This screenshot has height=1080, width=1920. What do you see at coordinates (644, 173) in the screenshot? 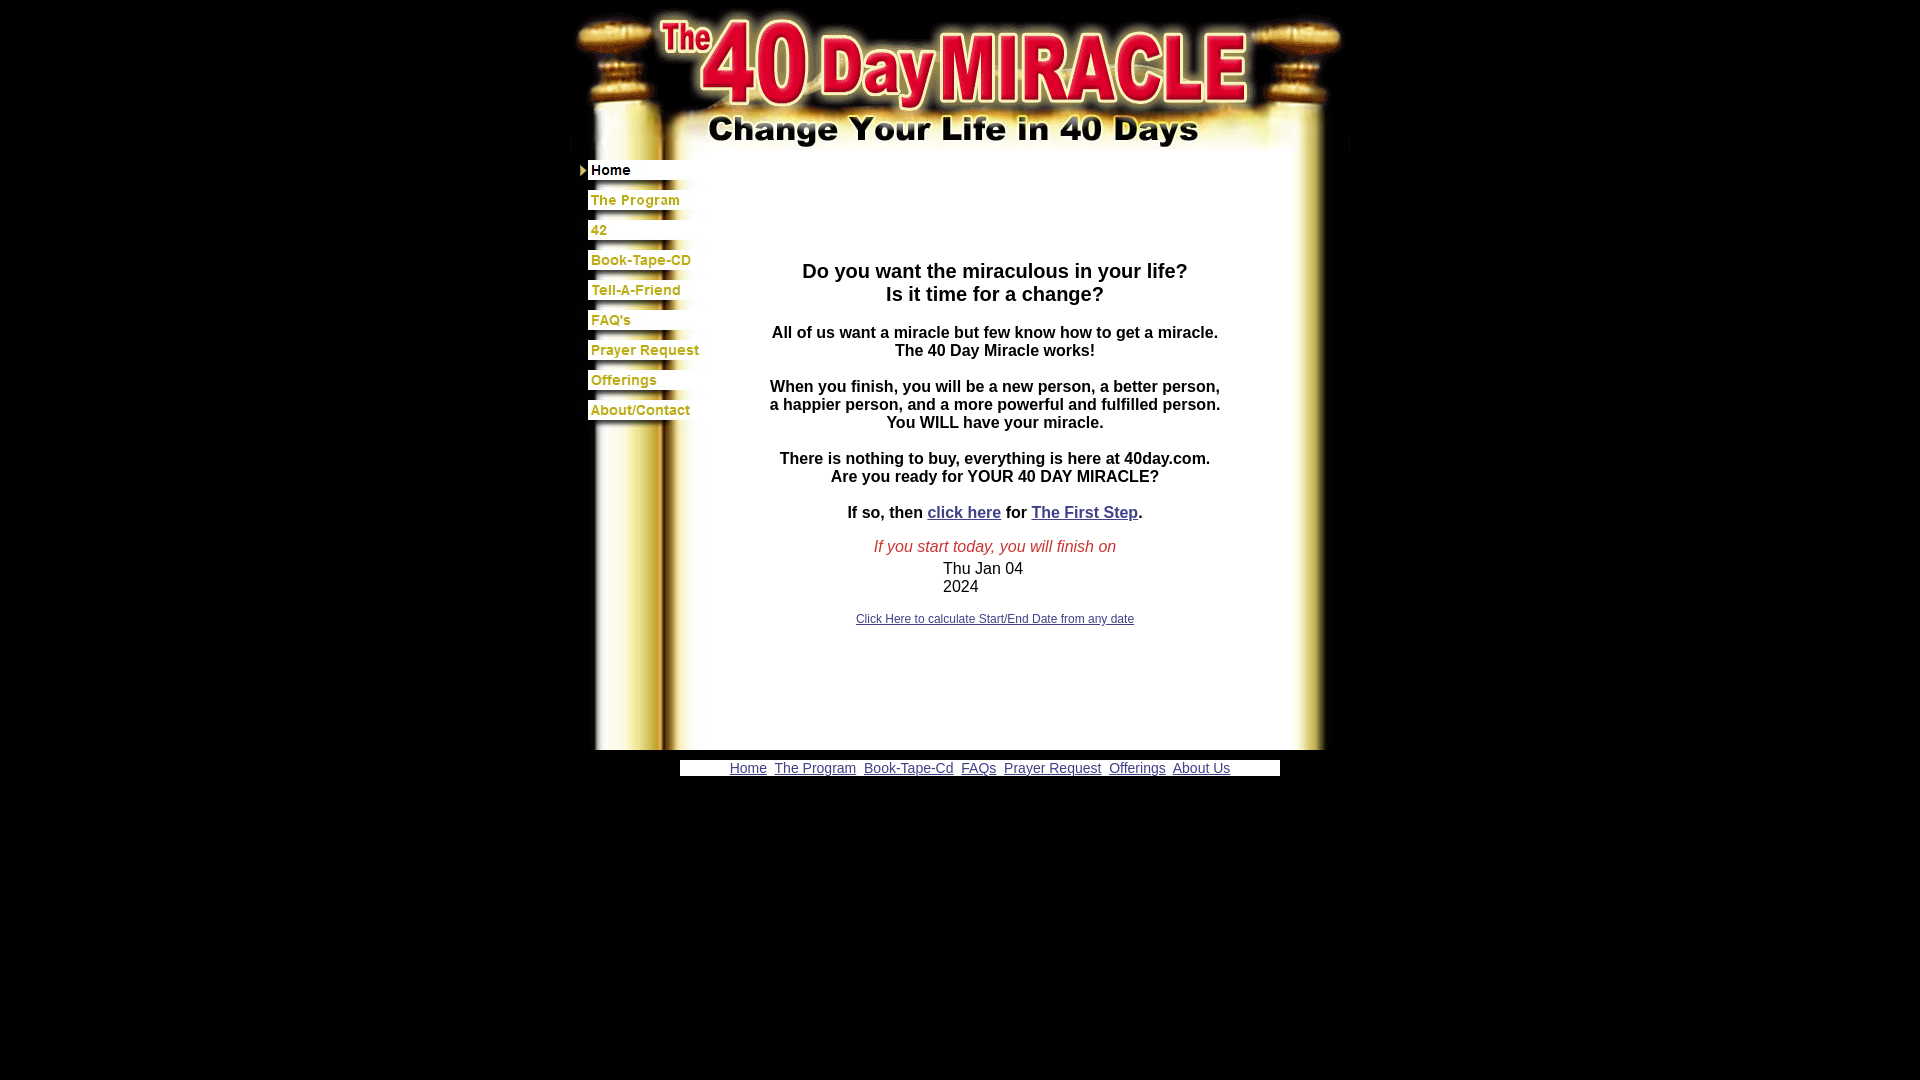
I see `'Home'` at bounding box center [644, 173].